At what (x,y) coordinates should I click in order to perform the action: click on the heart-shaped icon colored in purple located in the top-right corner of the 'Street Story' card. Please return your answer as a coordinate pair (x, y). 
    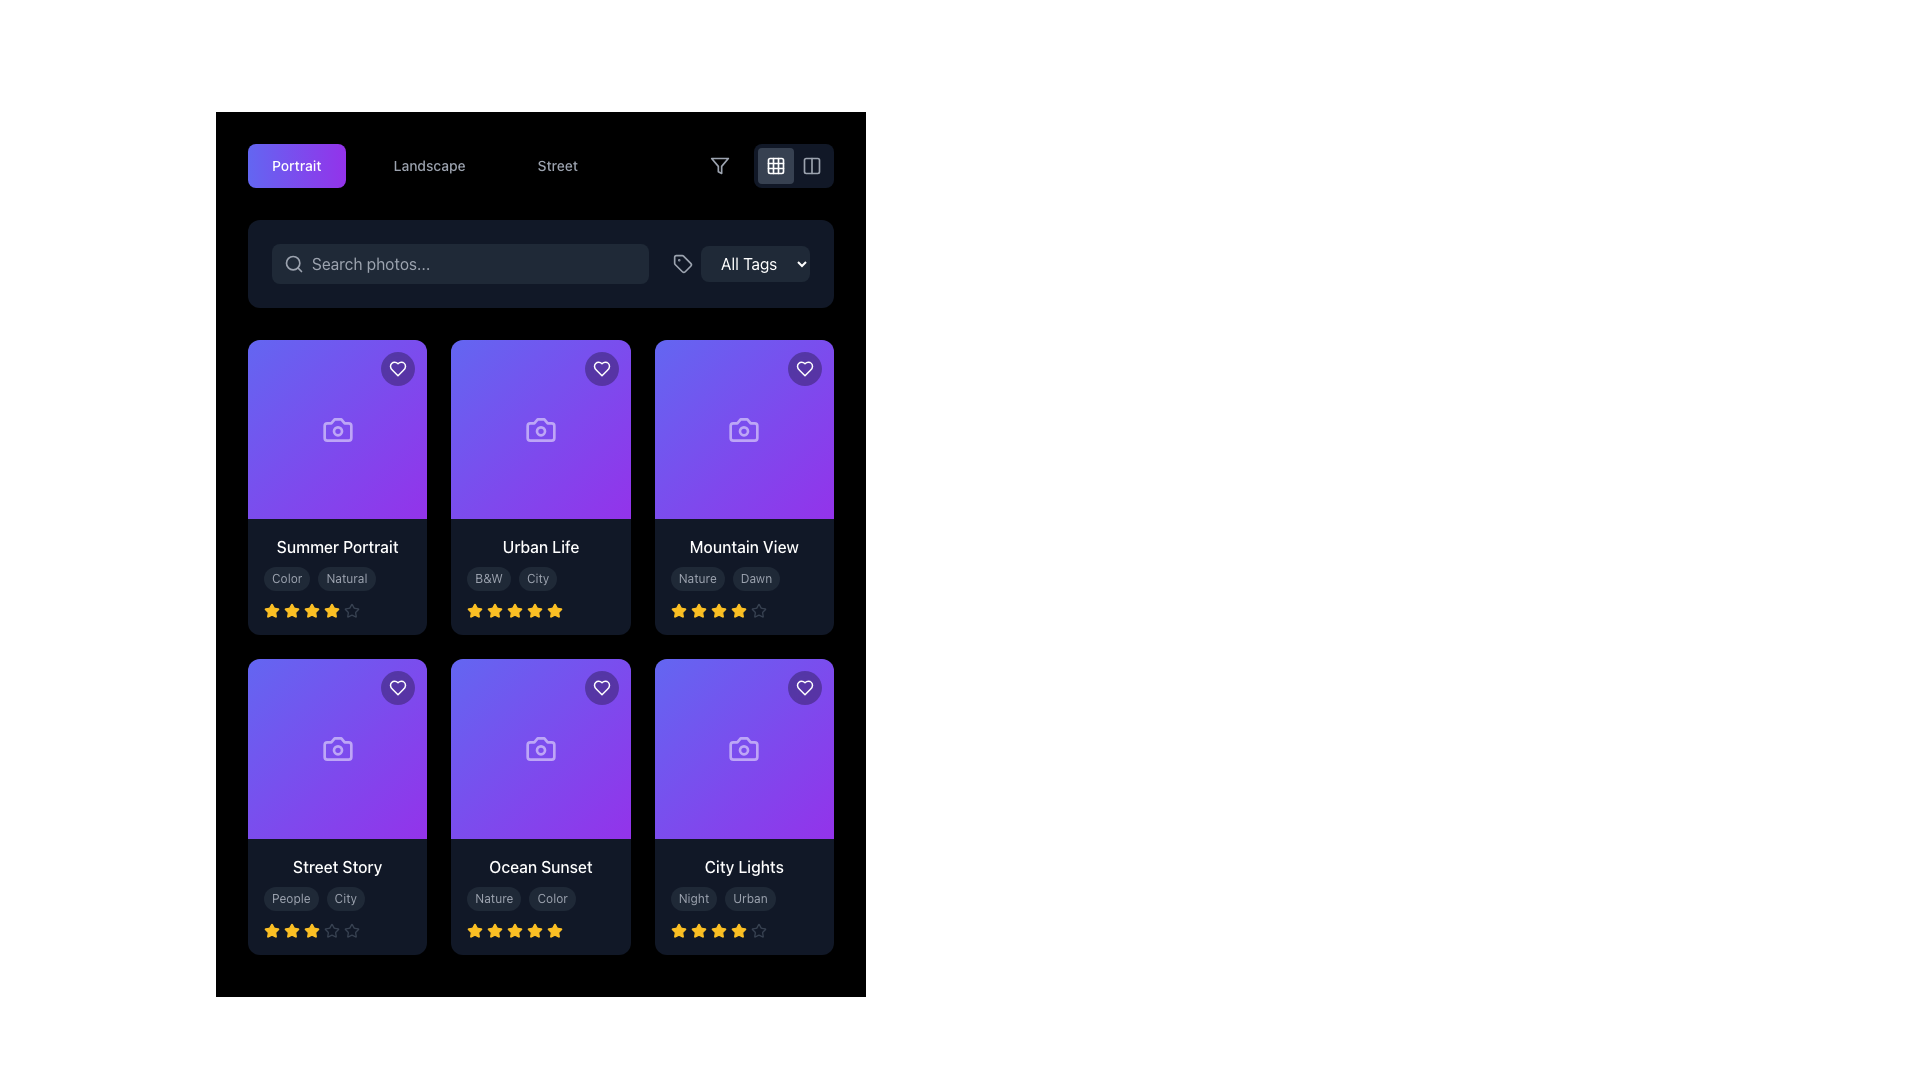
    Looking at the image, I should click on (398, 687).